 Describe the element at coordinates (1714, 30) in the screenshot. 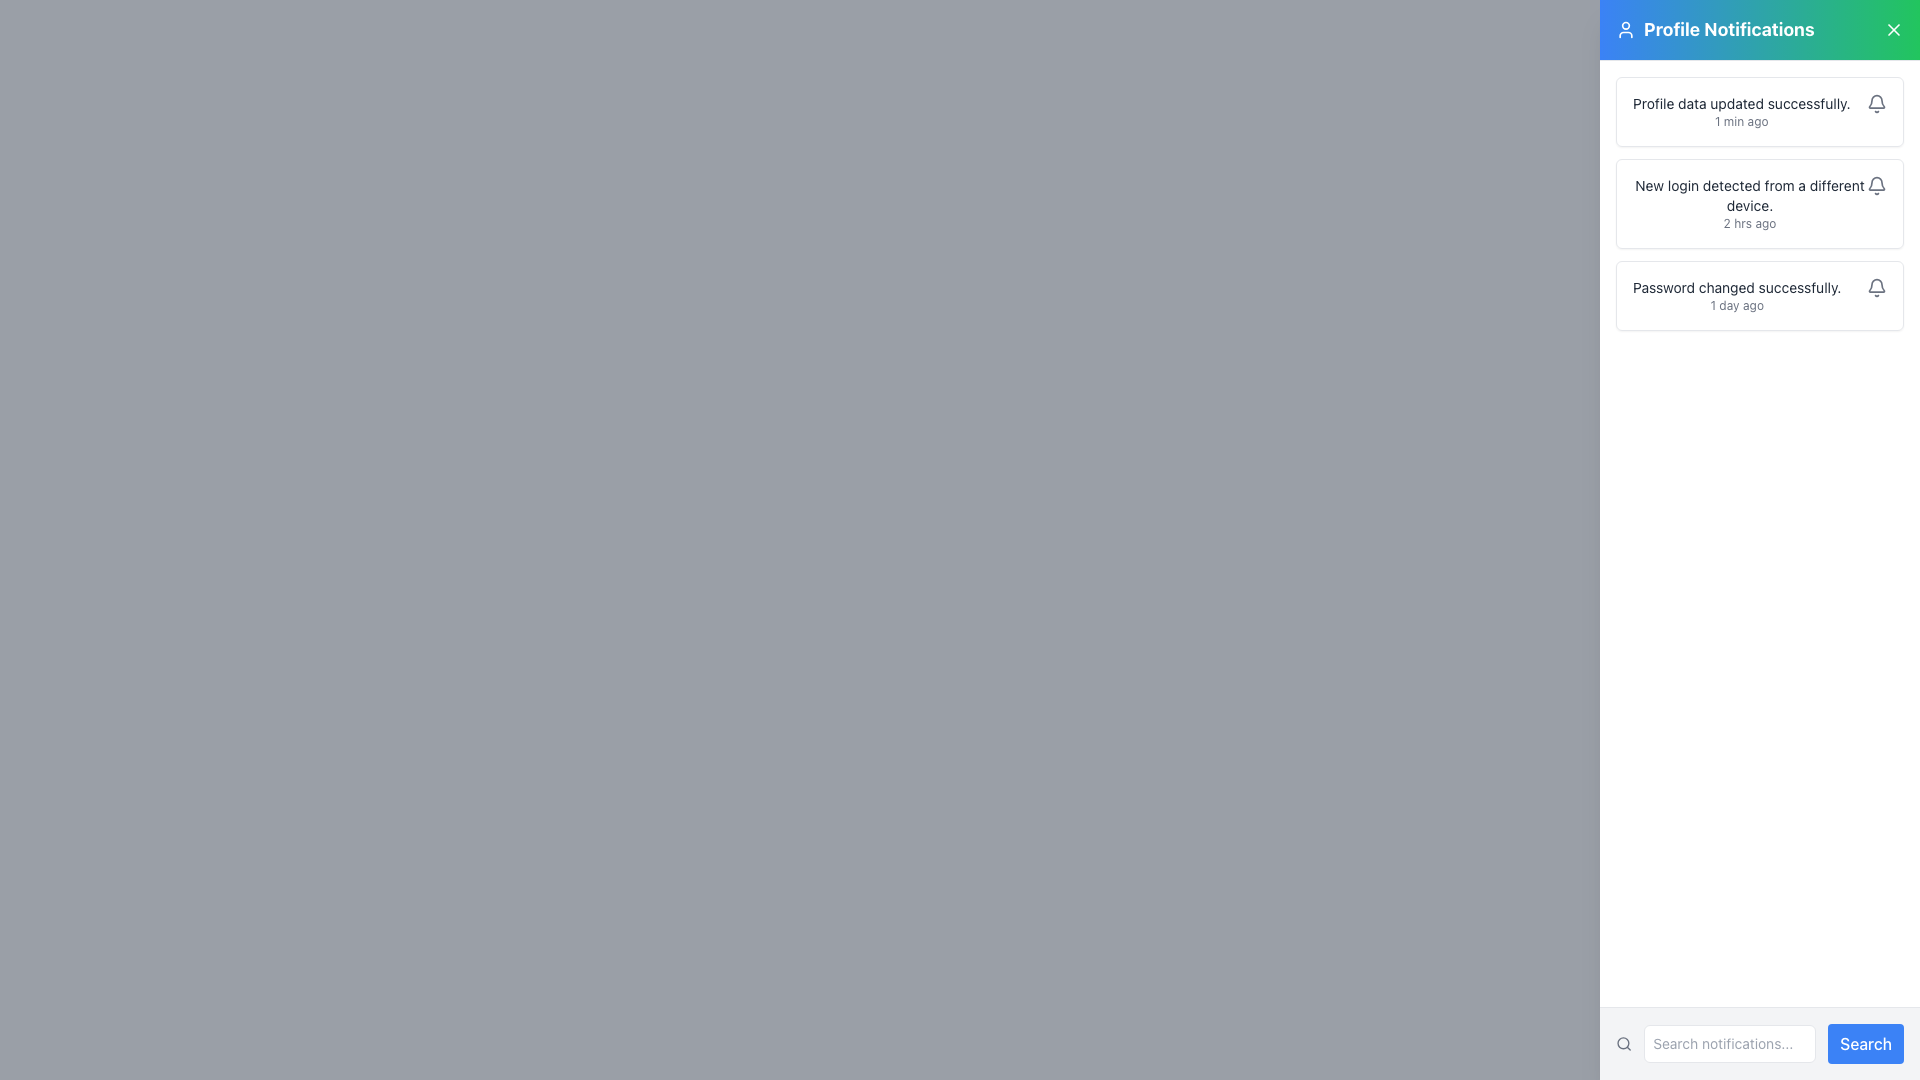

I see `the text block with icon that serves as the title for the notification panel, located in the top-right corner of the interface` at that location.